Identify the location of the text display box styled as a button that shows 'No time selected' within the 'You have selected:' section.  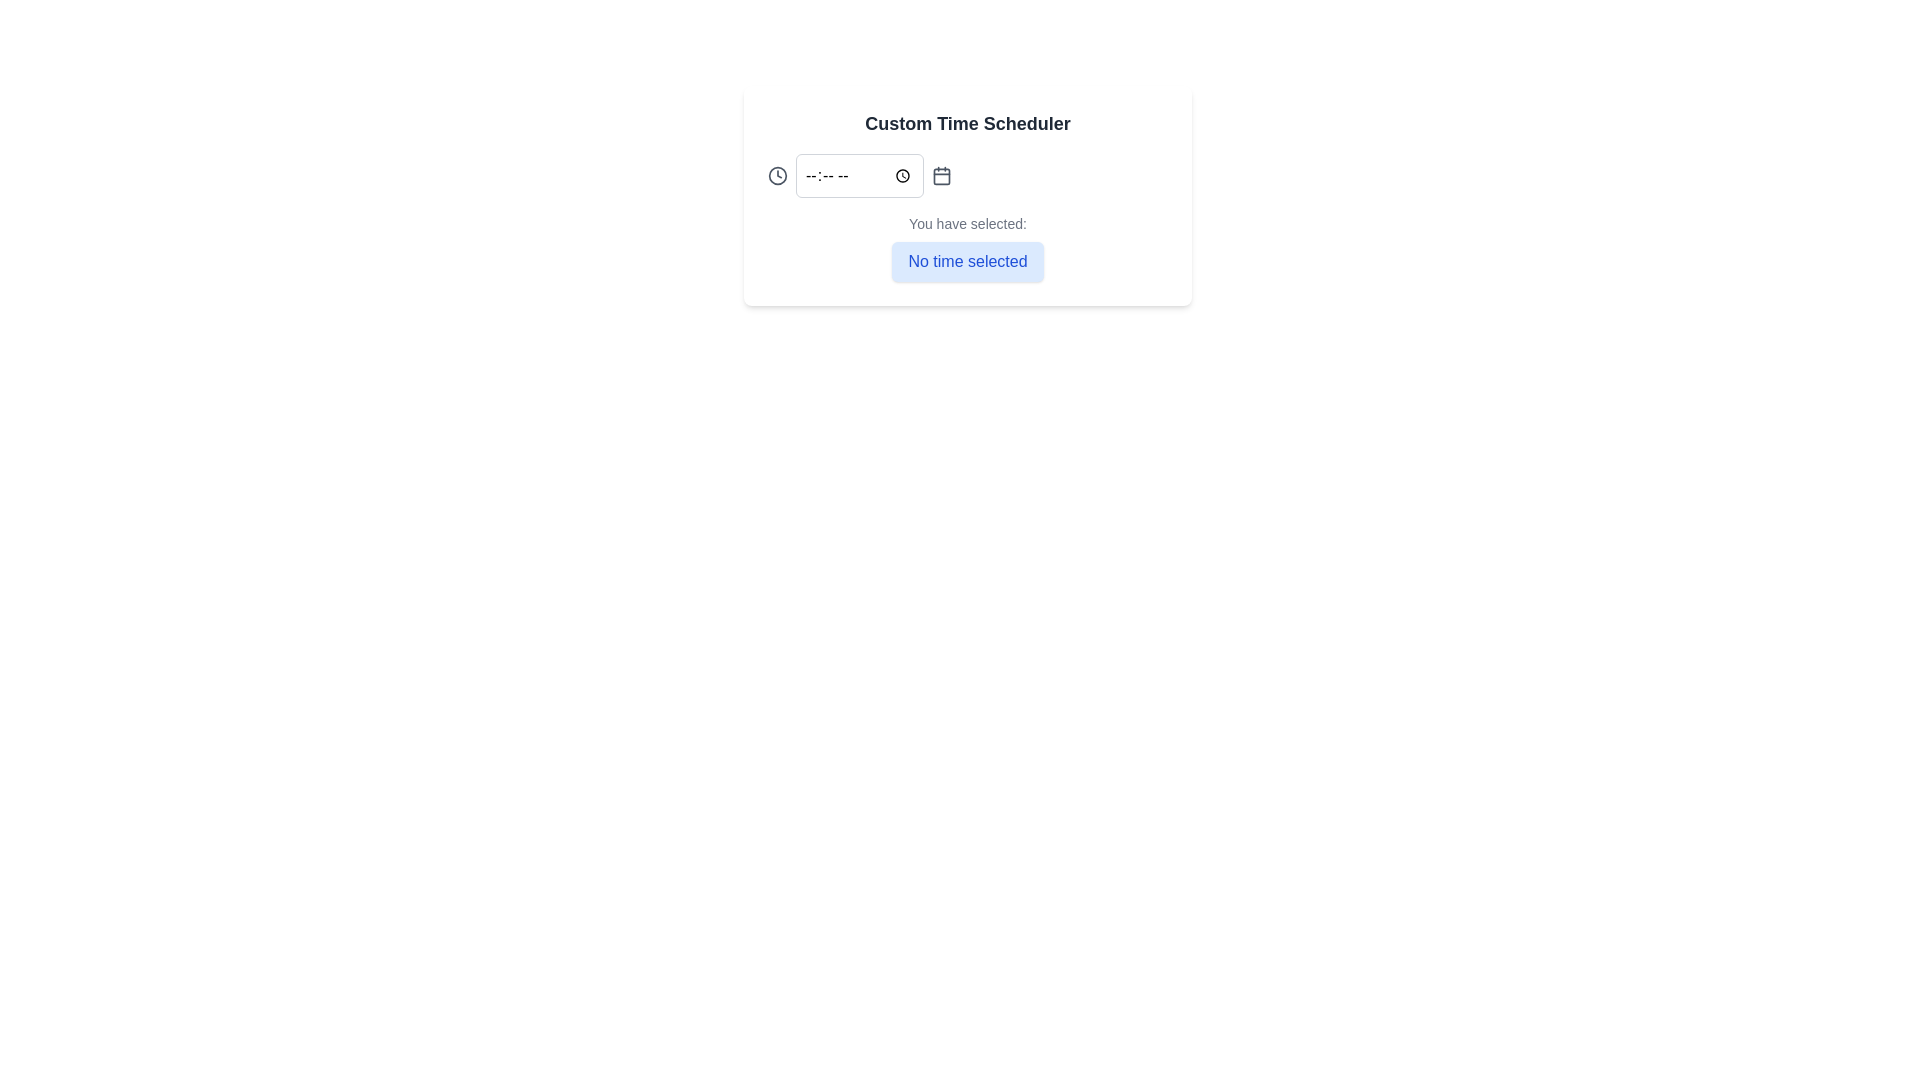
(968, 261).